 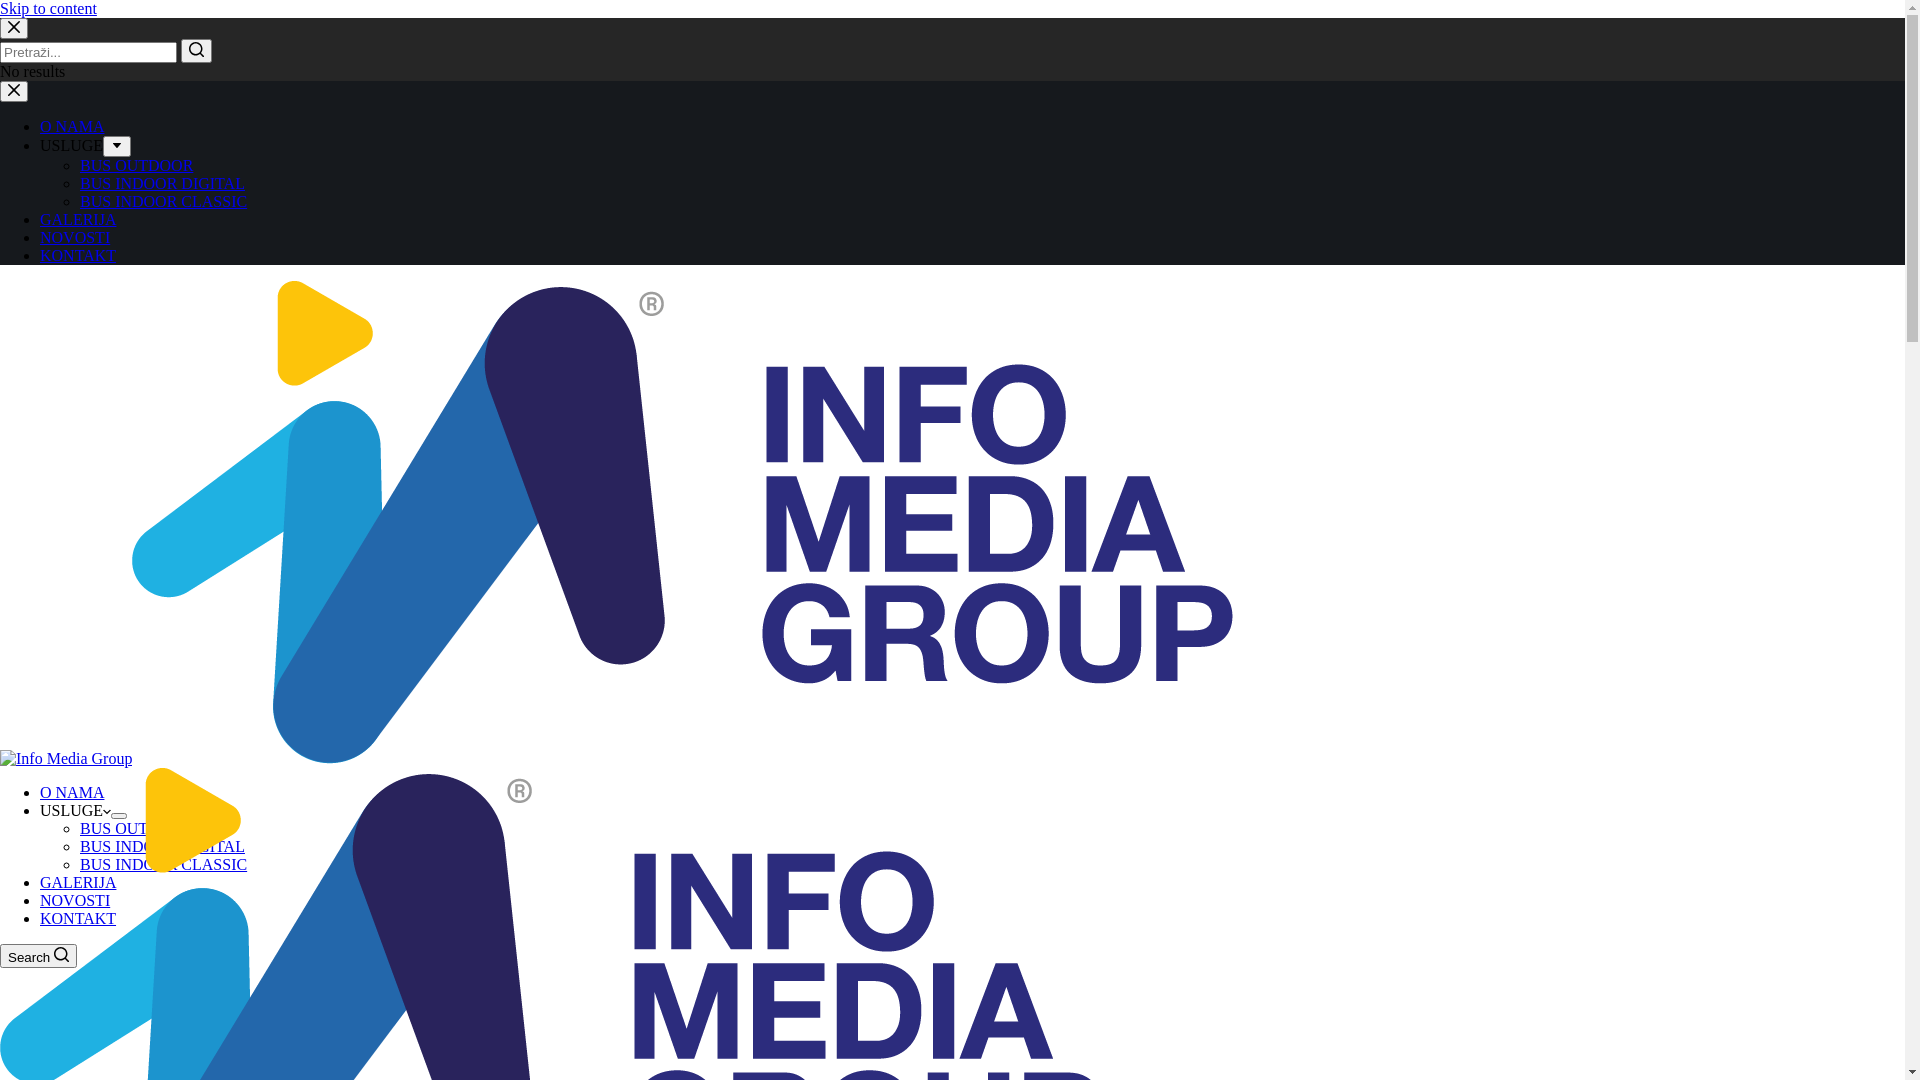 What do you see at coordinates (72, 126) in the screenshot?
I see `'O NAMA'` at bounding box center [72, 126].